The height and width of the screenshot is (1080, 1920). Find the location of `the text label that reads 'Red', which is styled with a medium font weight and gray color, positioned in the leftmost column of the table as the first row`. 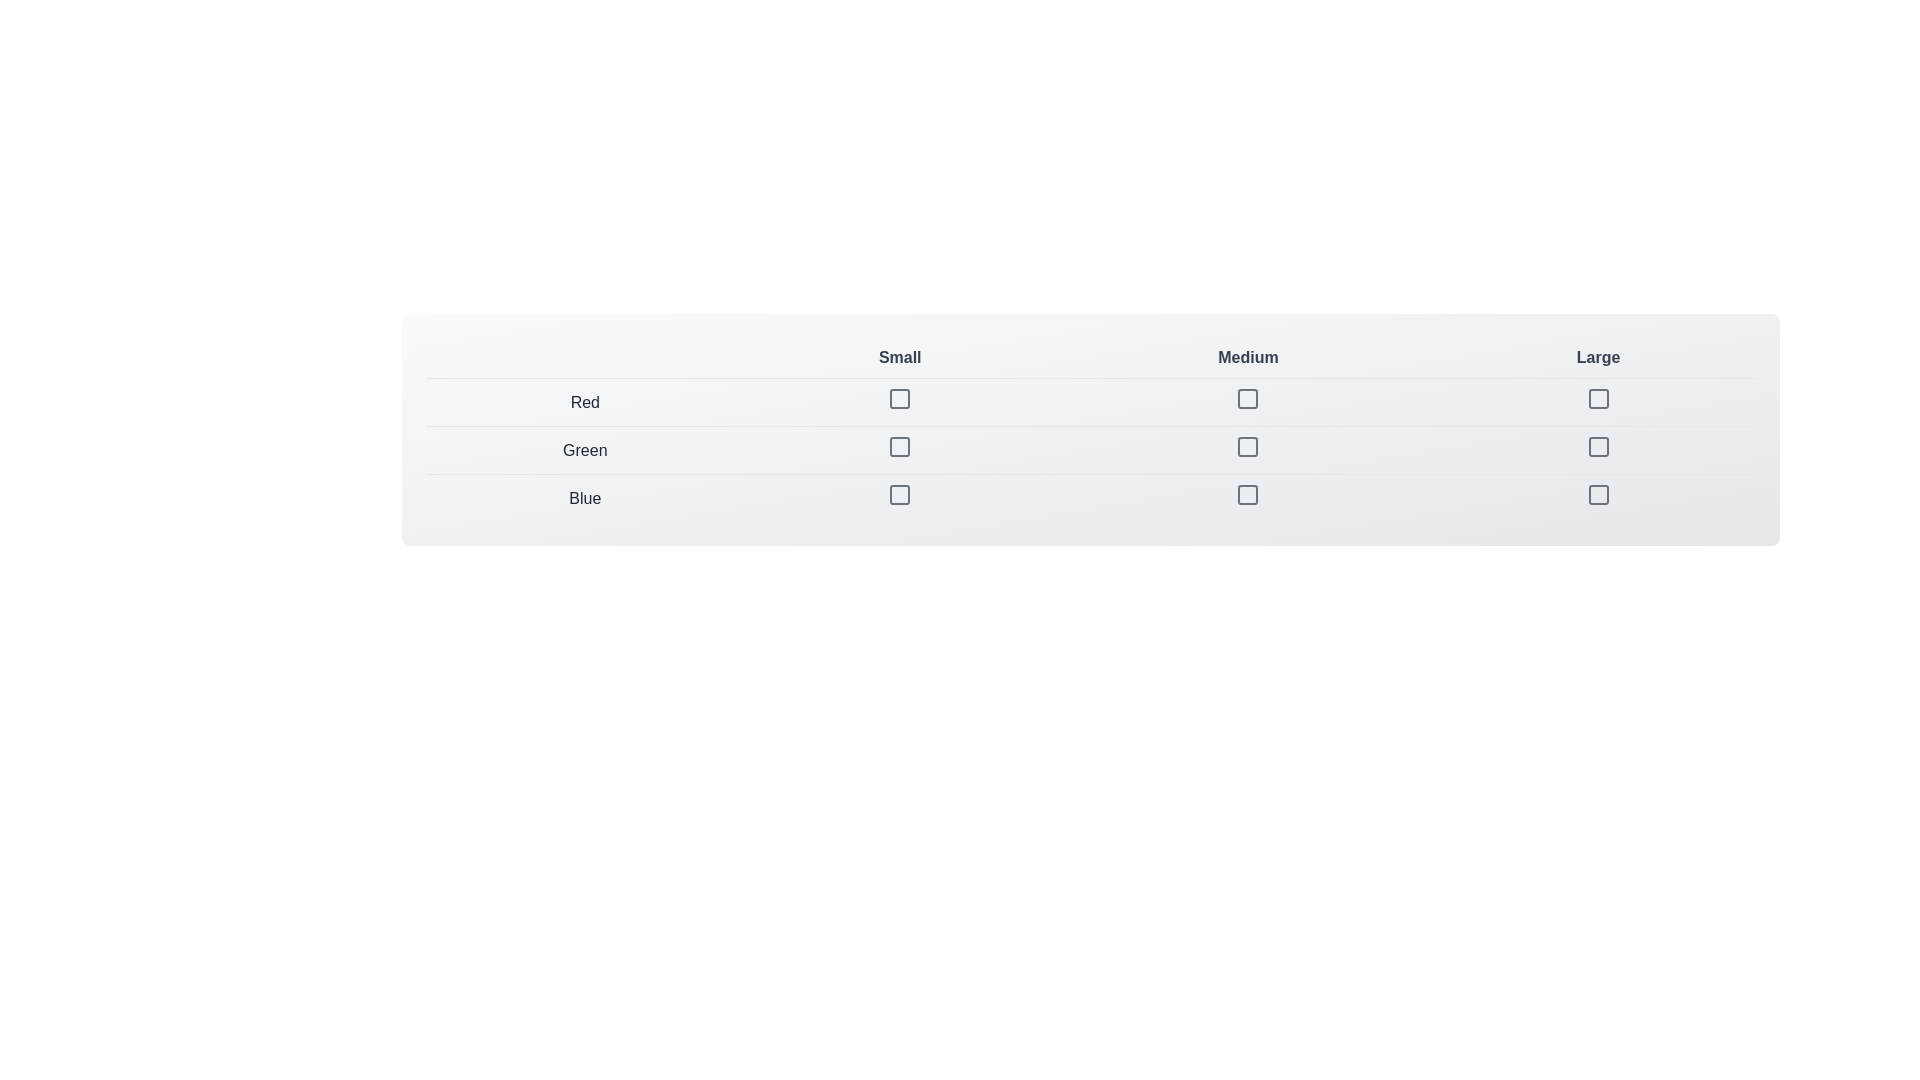

the text label that reads 'Red', which is styled with a medium font weight and gray color, positioned in the leftmost column of the table as the first row is located at coordinates (584, 402).